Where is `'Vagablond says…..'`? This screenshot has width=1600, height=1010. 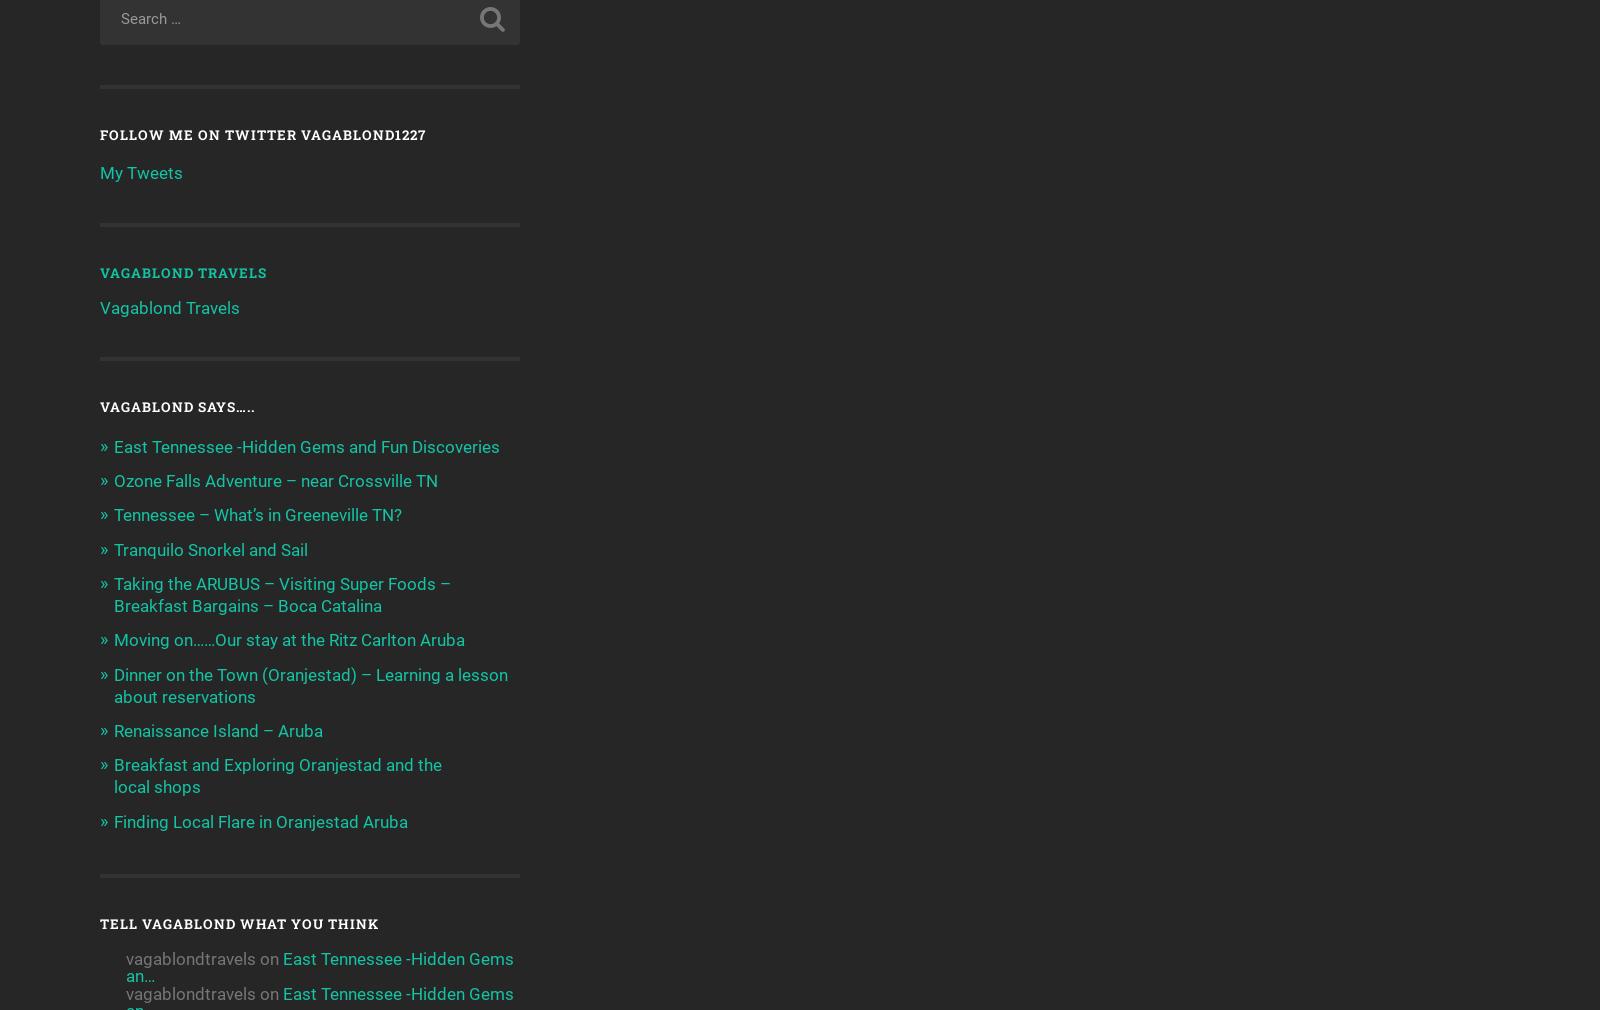
'Vagablond says…..' is located at coordinates (99, 407).